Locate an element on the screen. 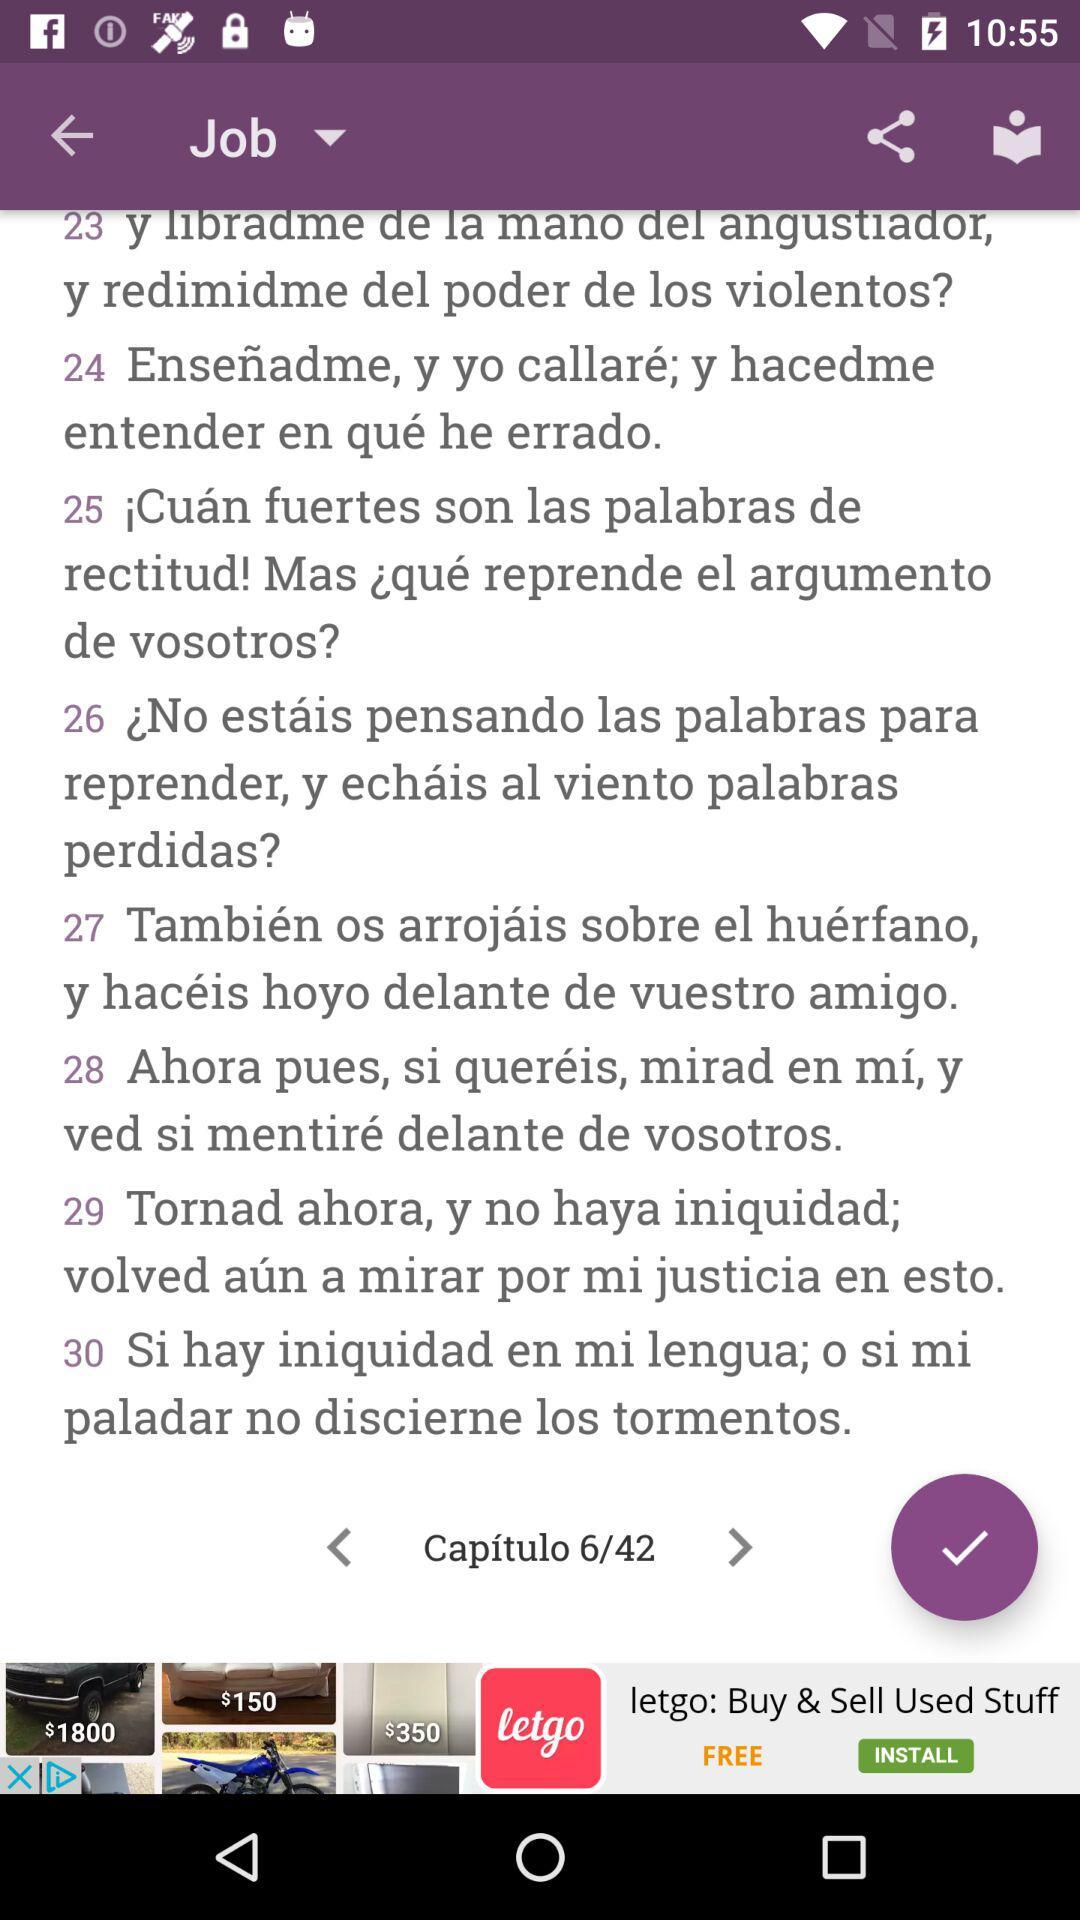 Image resolution: width=1080 pixels, height=1920 pixels. icon below 30 si hay item is located at coordinates (963, 1546).